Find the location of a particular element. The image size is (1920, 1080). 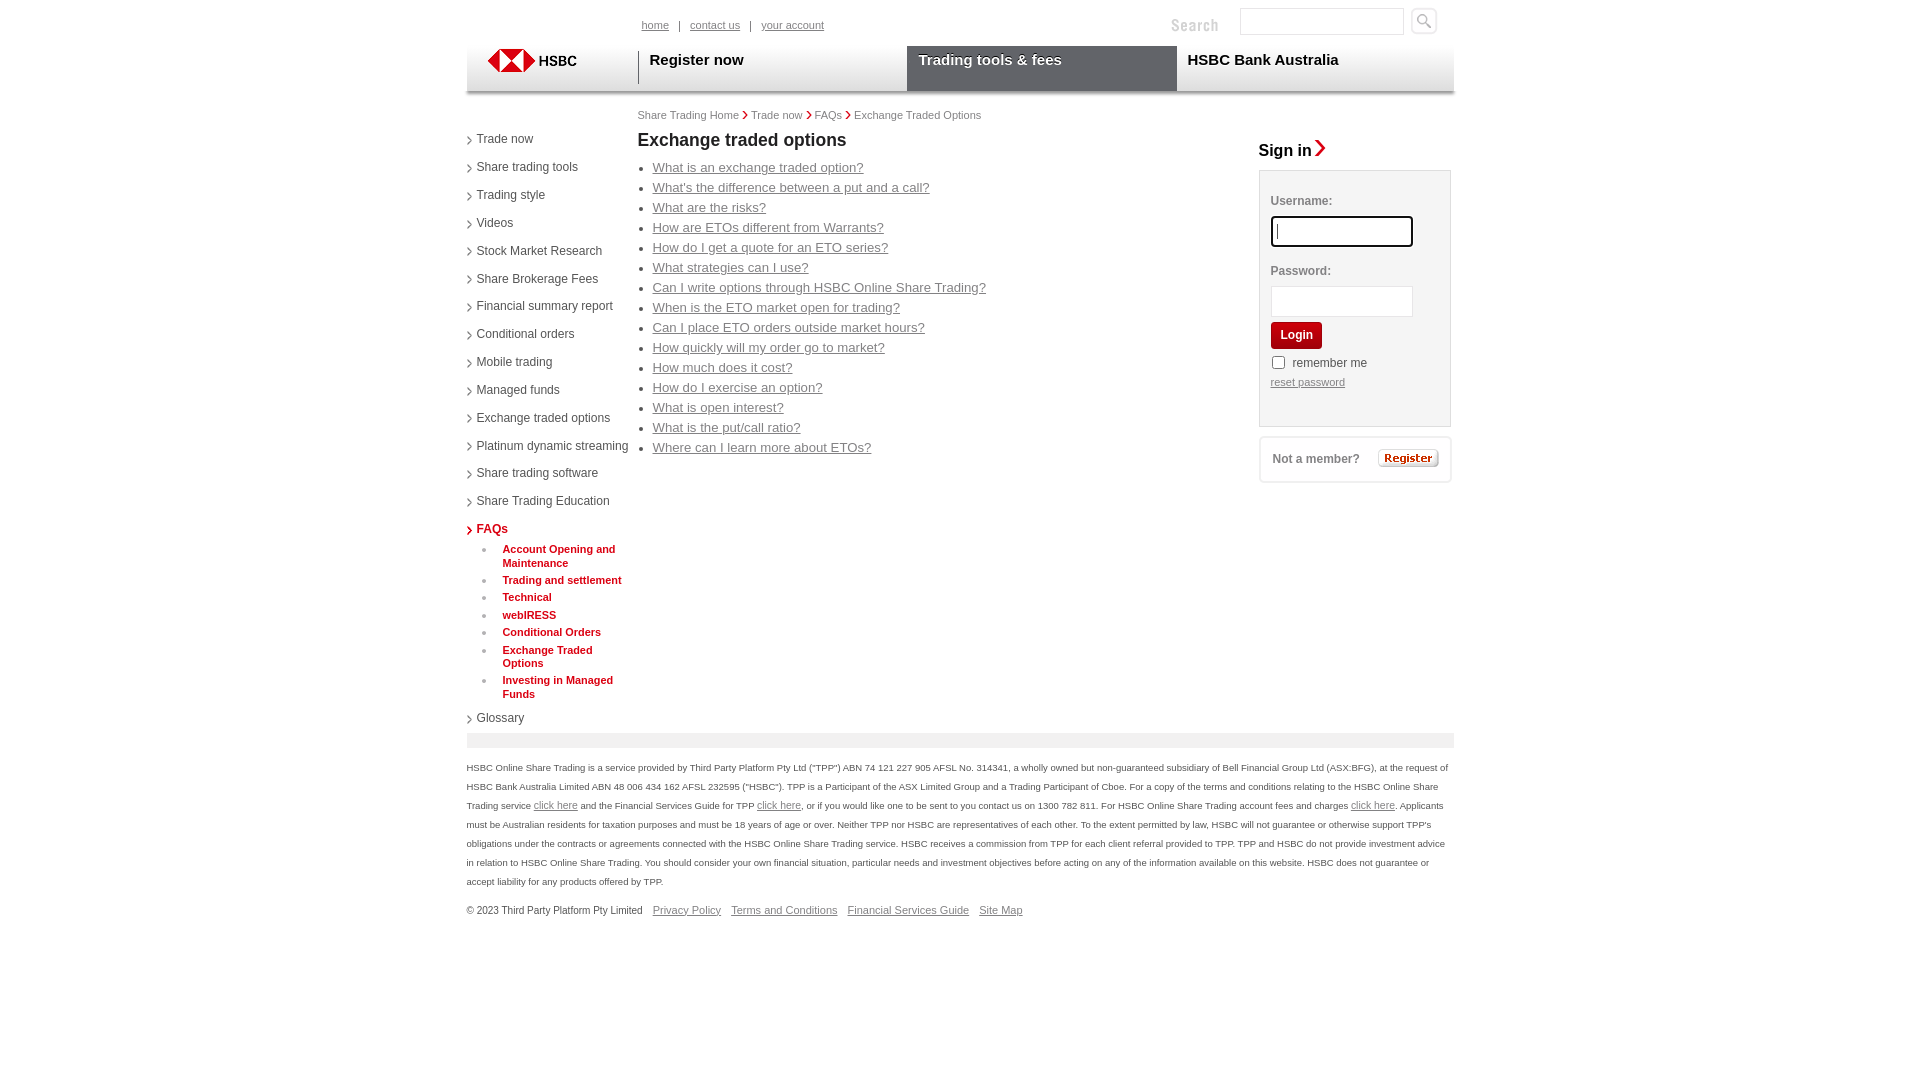

'click here' is located at coordinates (1371, 804).